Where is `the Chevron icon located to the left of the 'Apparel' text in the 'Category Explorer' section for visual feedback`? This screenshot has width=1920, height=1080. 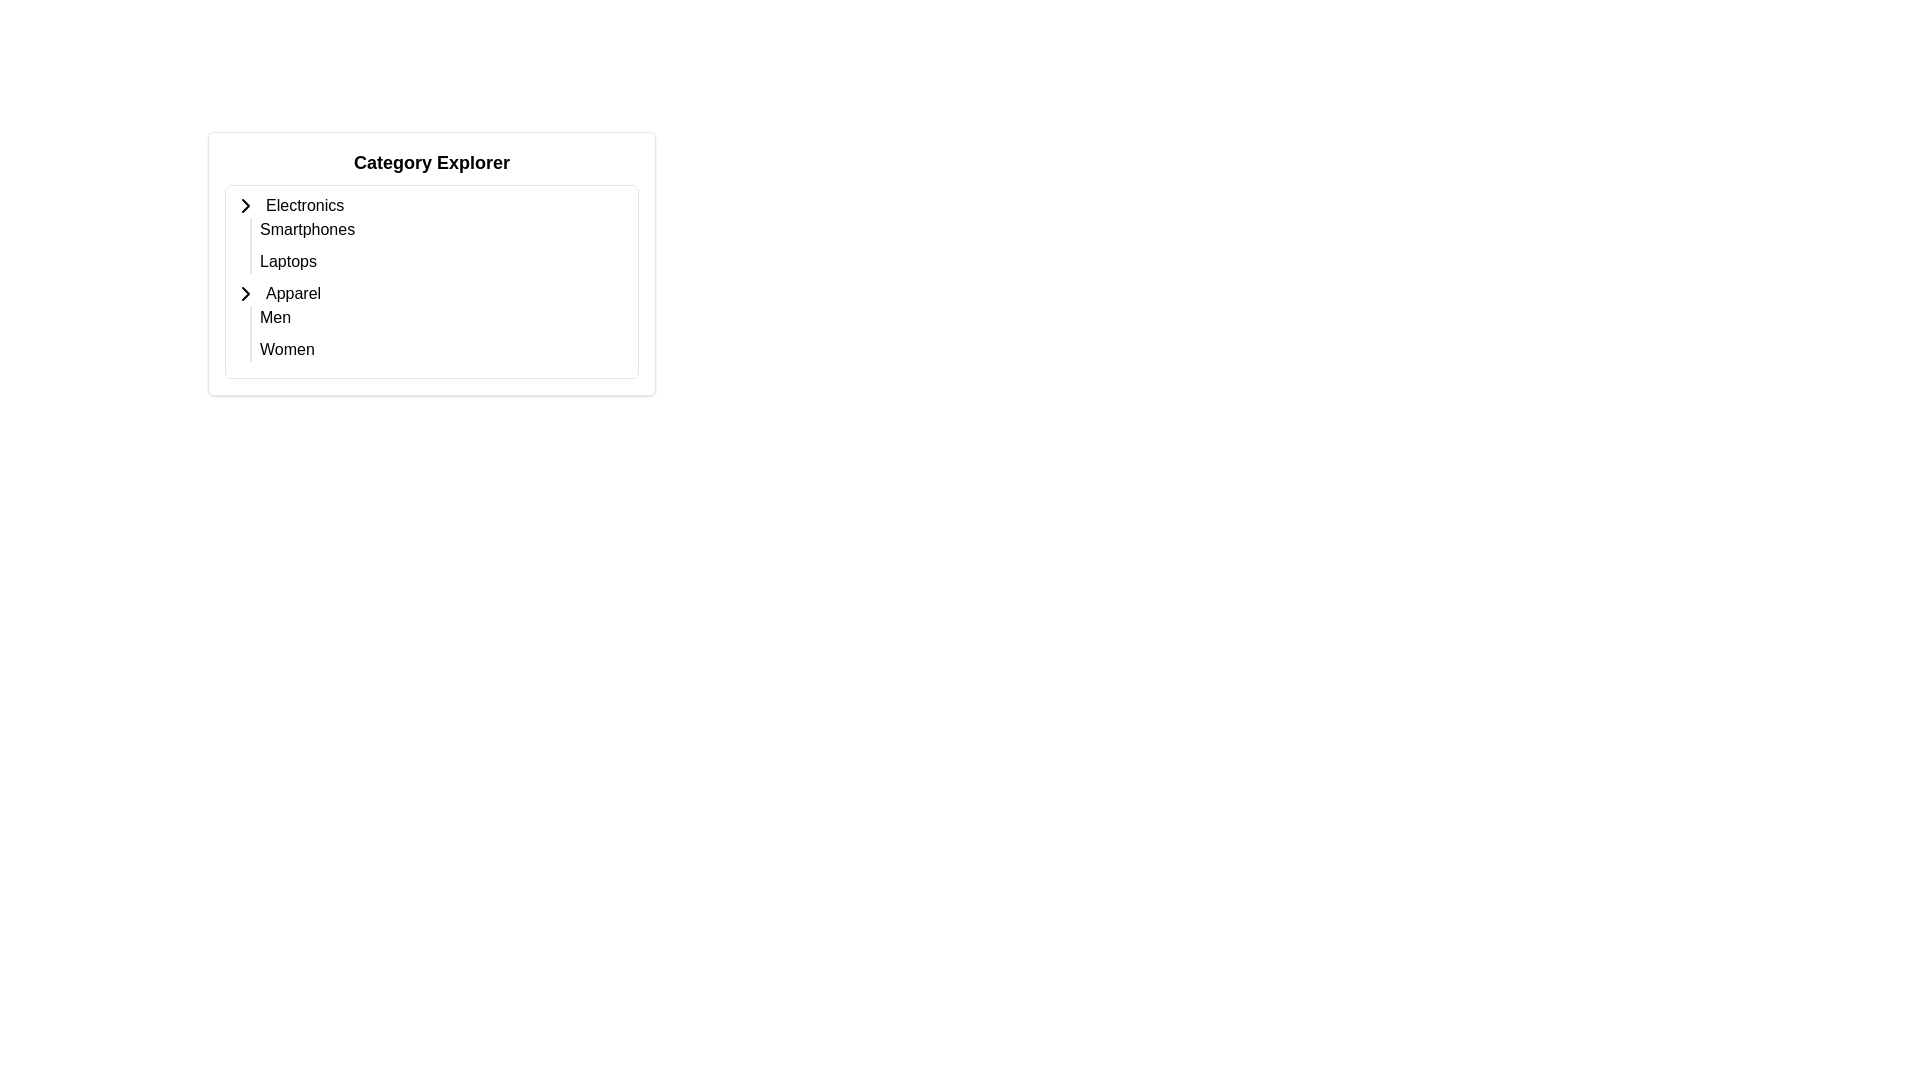
the Chevron icon located to the left of the 'Apparel' text in the 'Category Explorer' section for visual feedback is located at coordinates (244, 293).